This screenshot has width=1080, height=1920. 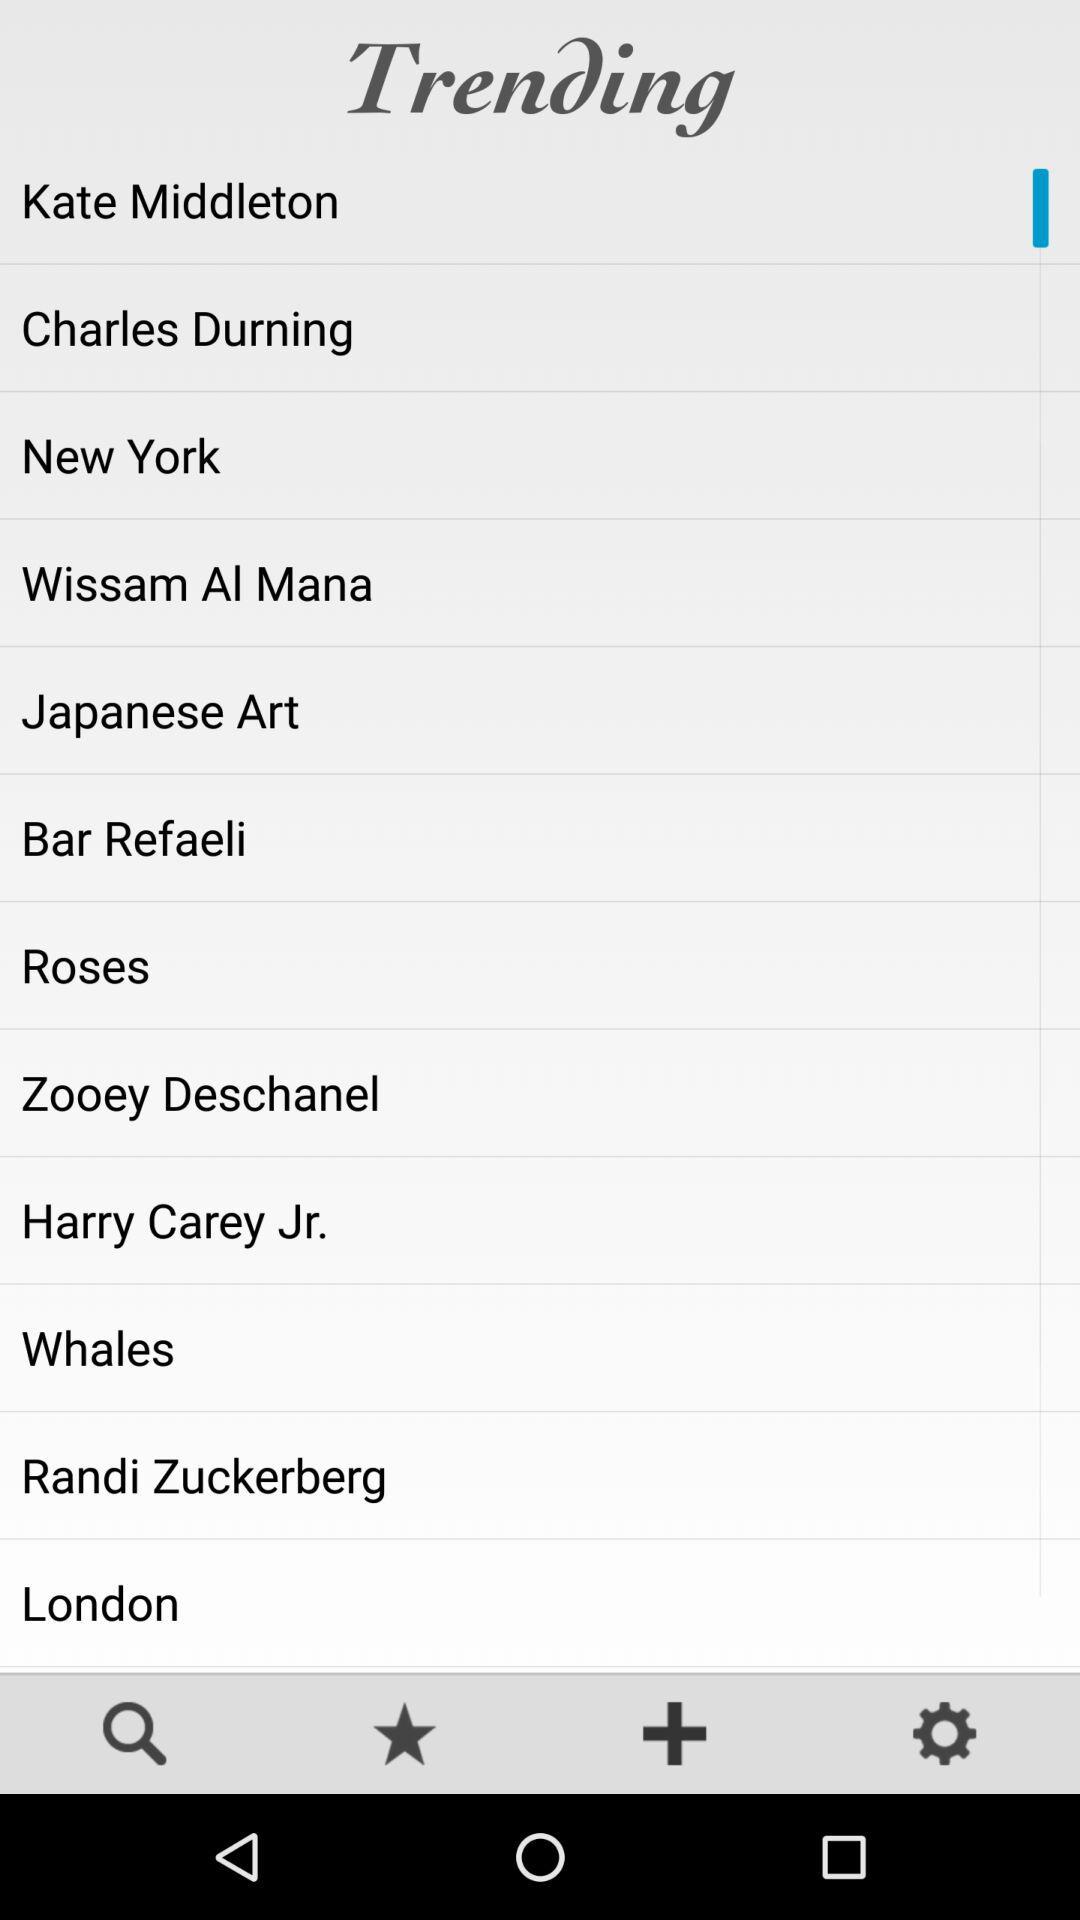 What do you see at coordinates (540, 200) in the screenshot?
I see `the app below the trending item` at bounding box center [540, 200].